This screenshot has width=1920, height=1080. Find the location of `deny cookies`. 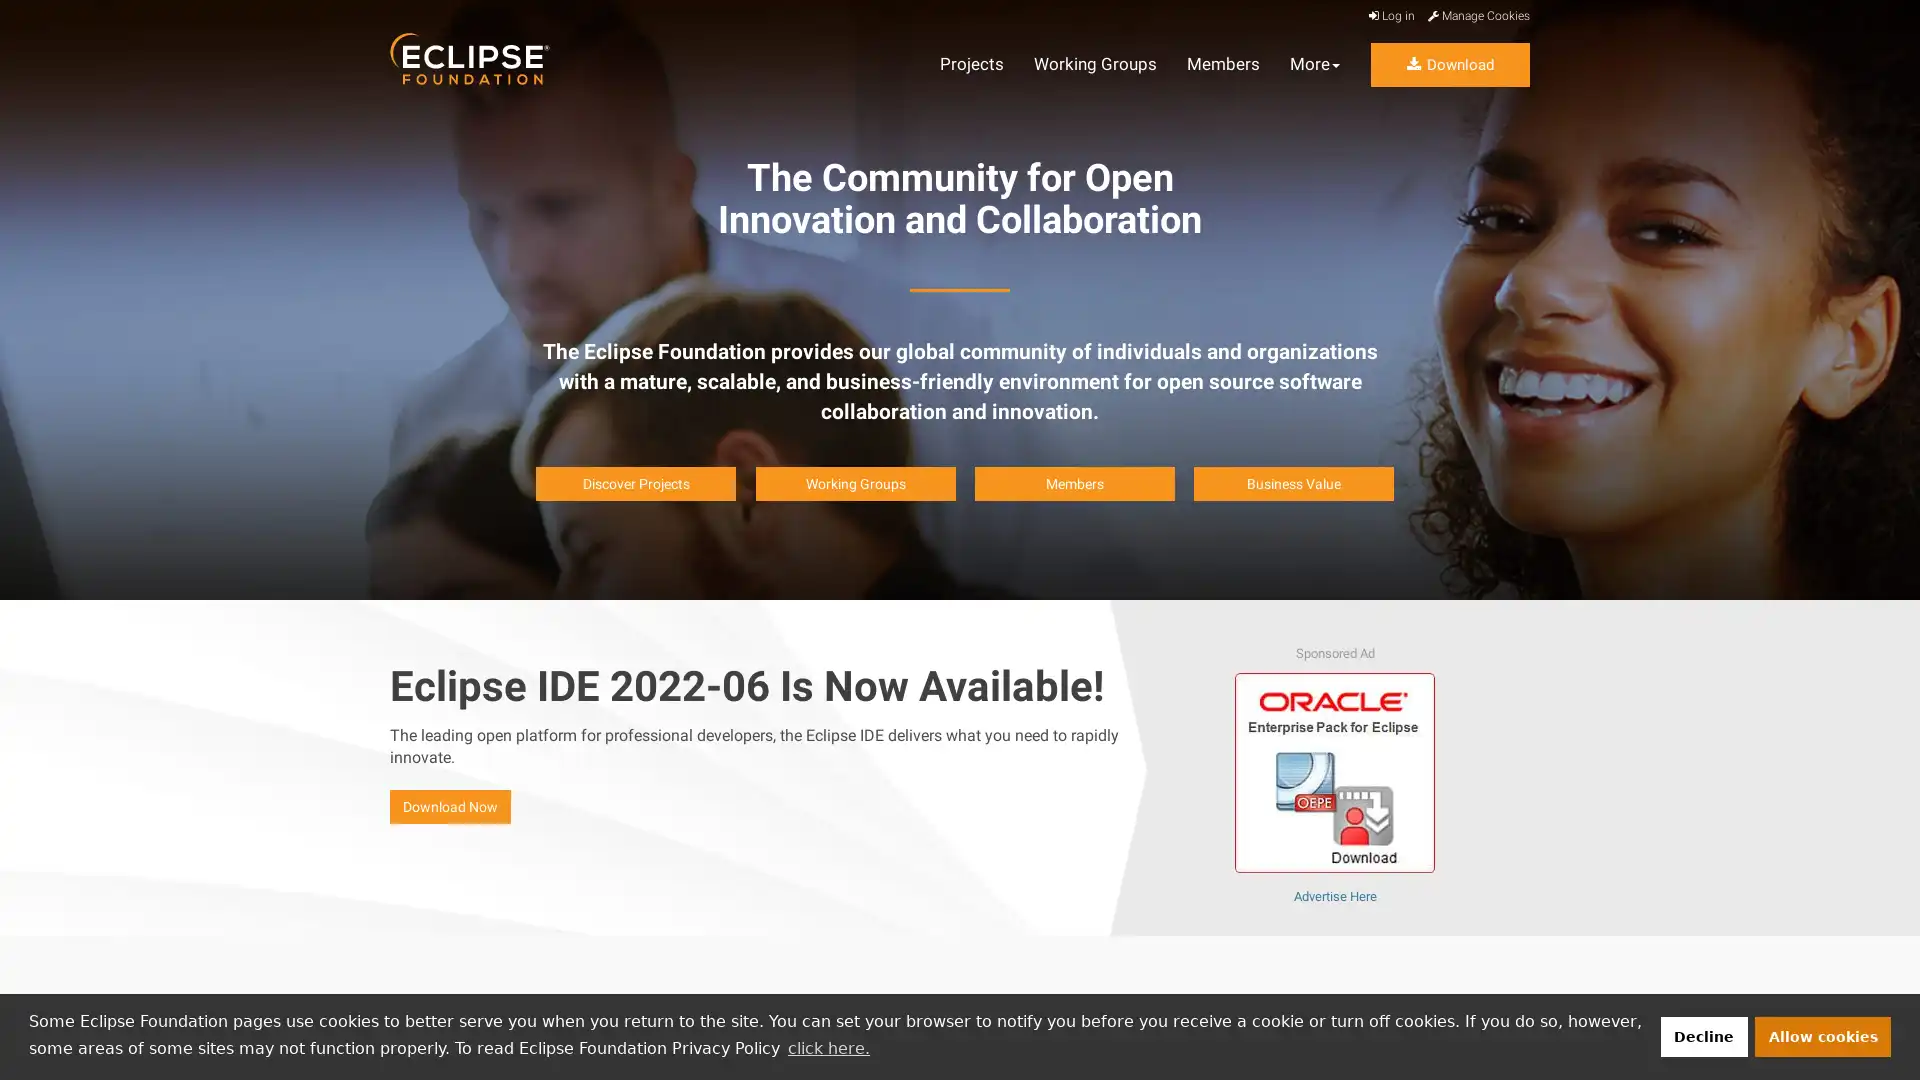

deny cookies is located at coordinates (1702, 1035).